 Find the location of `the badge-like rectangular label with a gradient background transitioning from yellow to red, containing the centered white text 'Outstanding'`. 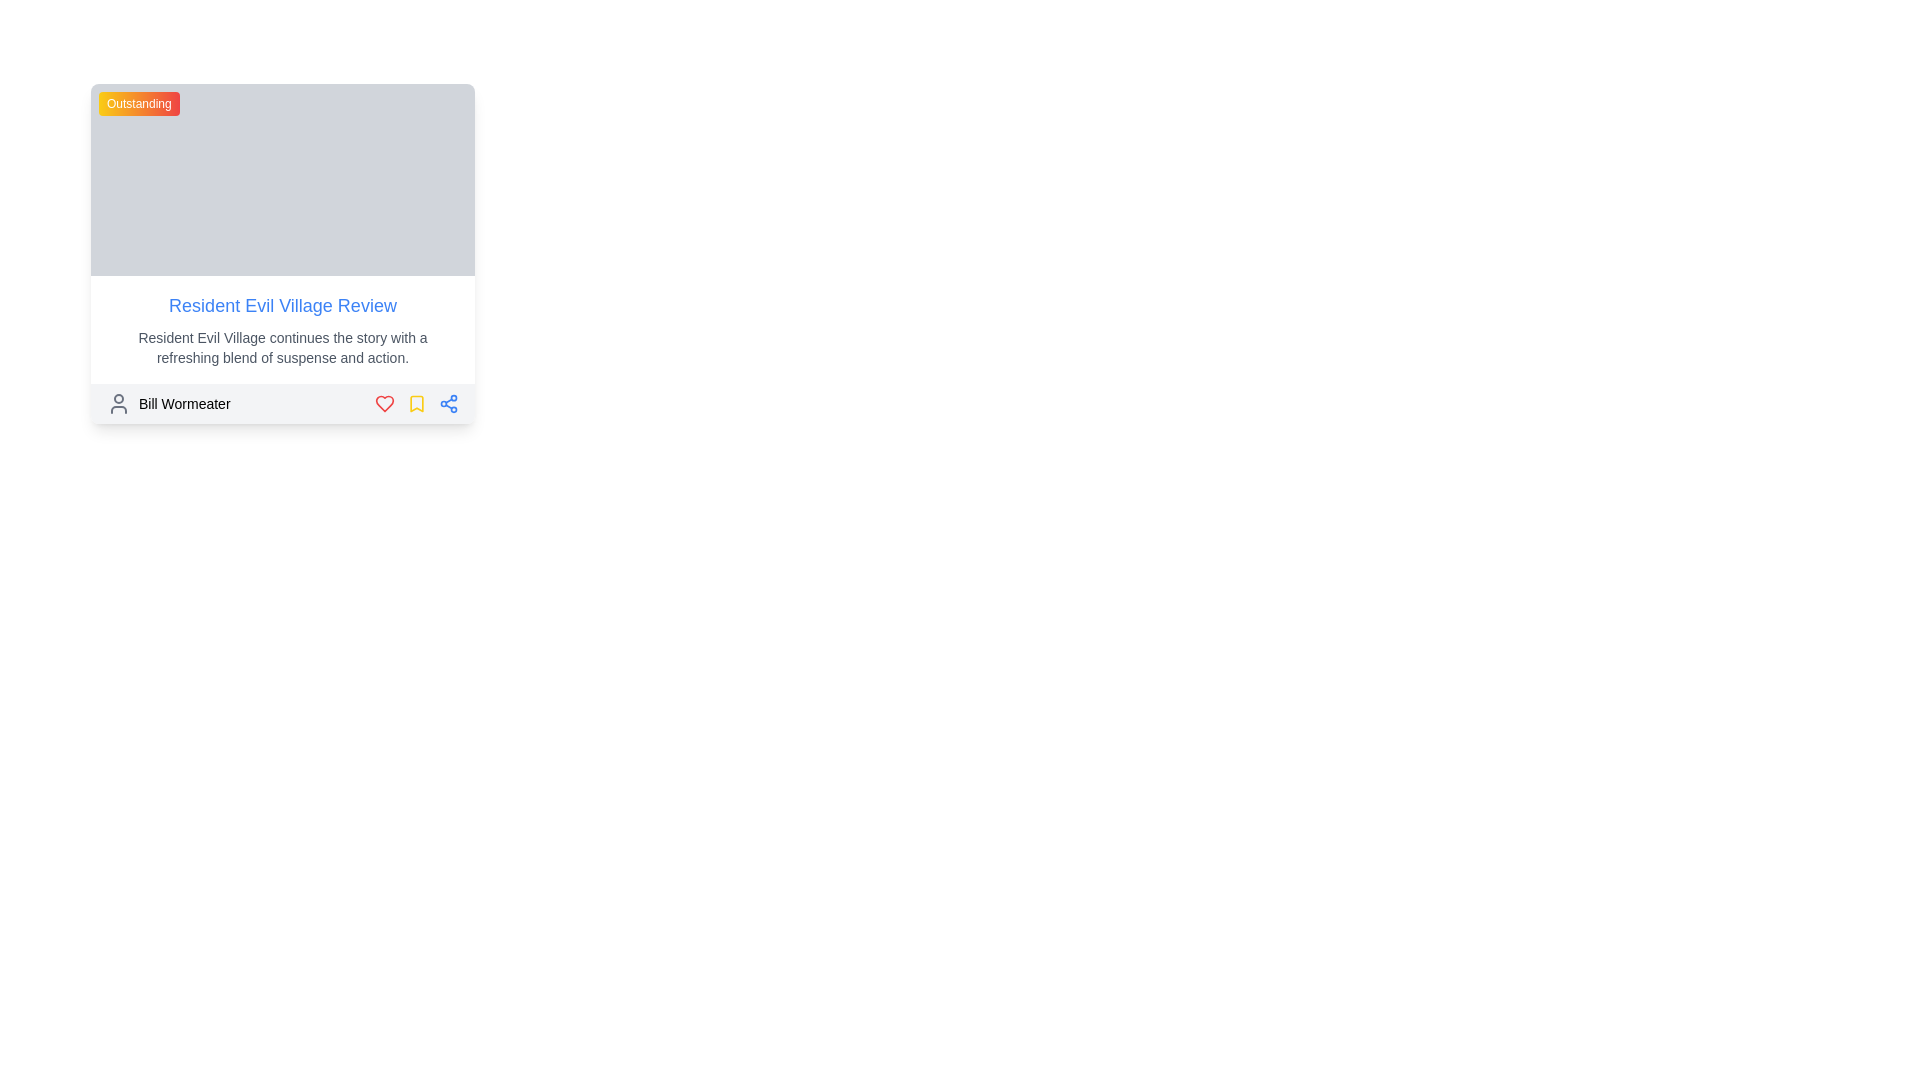

the badge-like rectangular label with a gradient background transitioning from yellow to red, containing the centered white text 'Outstanding' is located at coordinates (138, 104).